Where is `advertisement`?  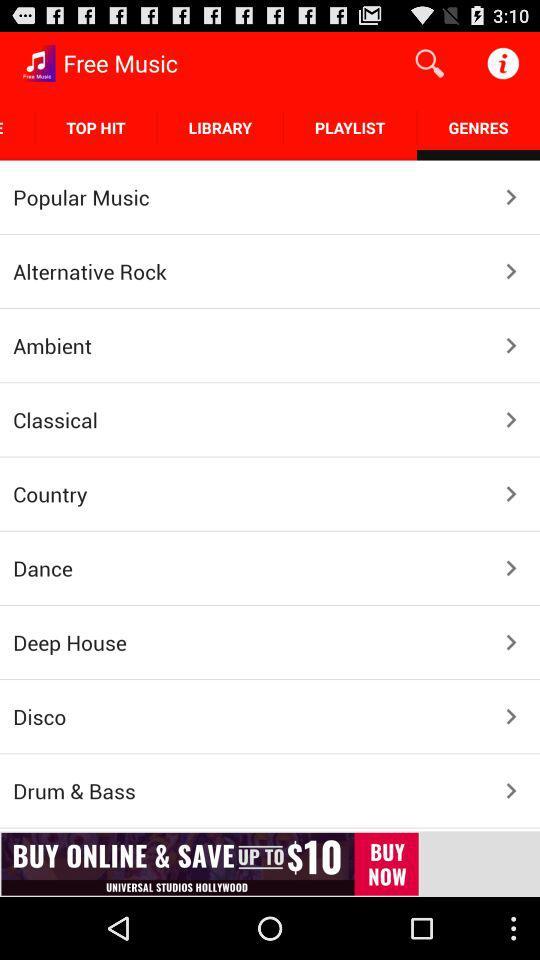
advertisement is located at coordinates (270, 863).